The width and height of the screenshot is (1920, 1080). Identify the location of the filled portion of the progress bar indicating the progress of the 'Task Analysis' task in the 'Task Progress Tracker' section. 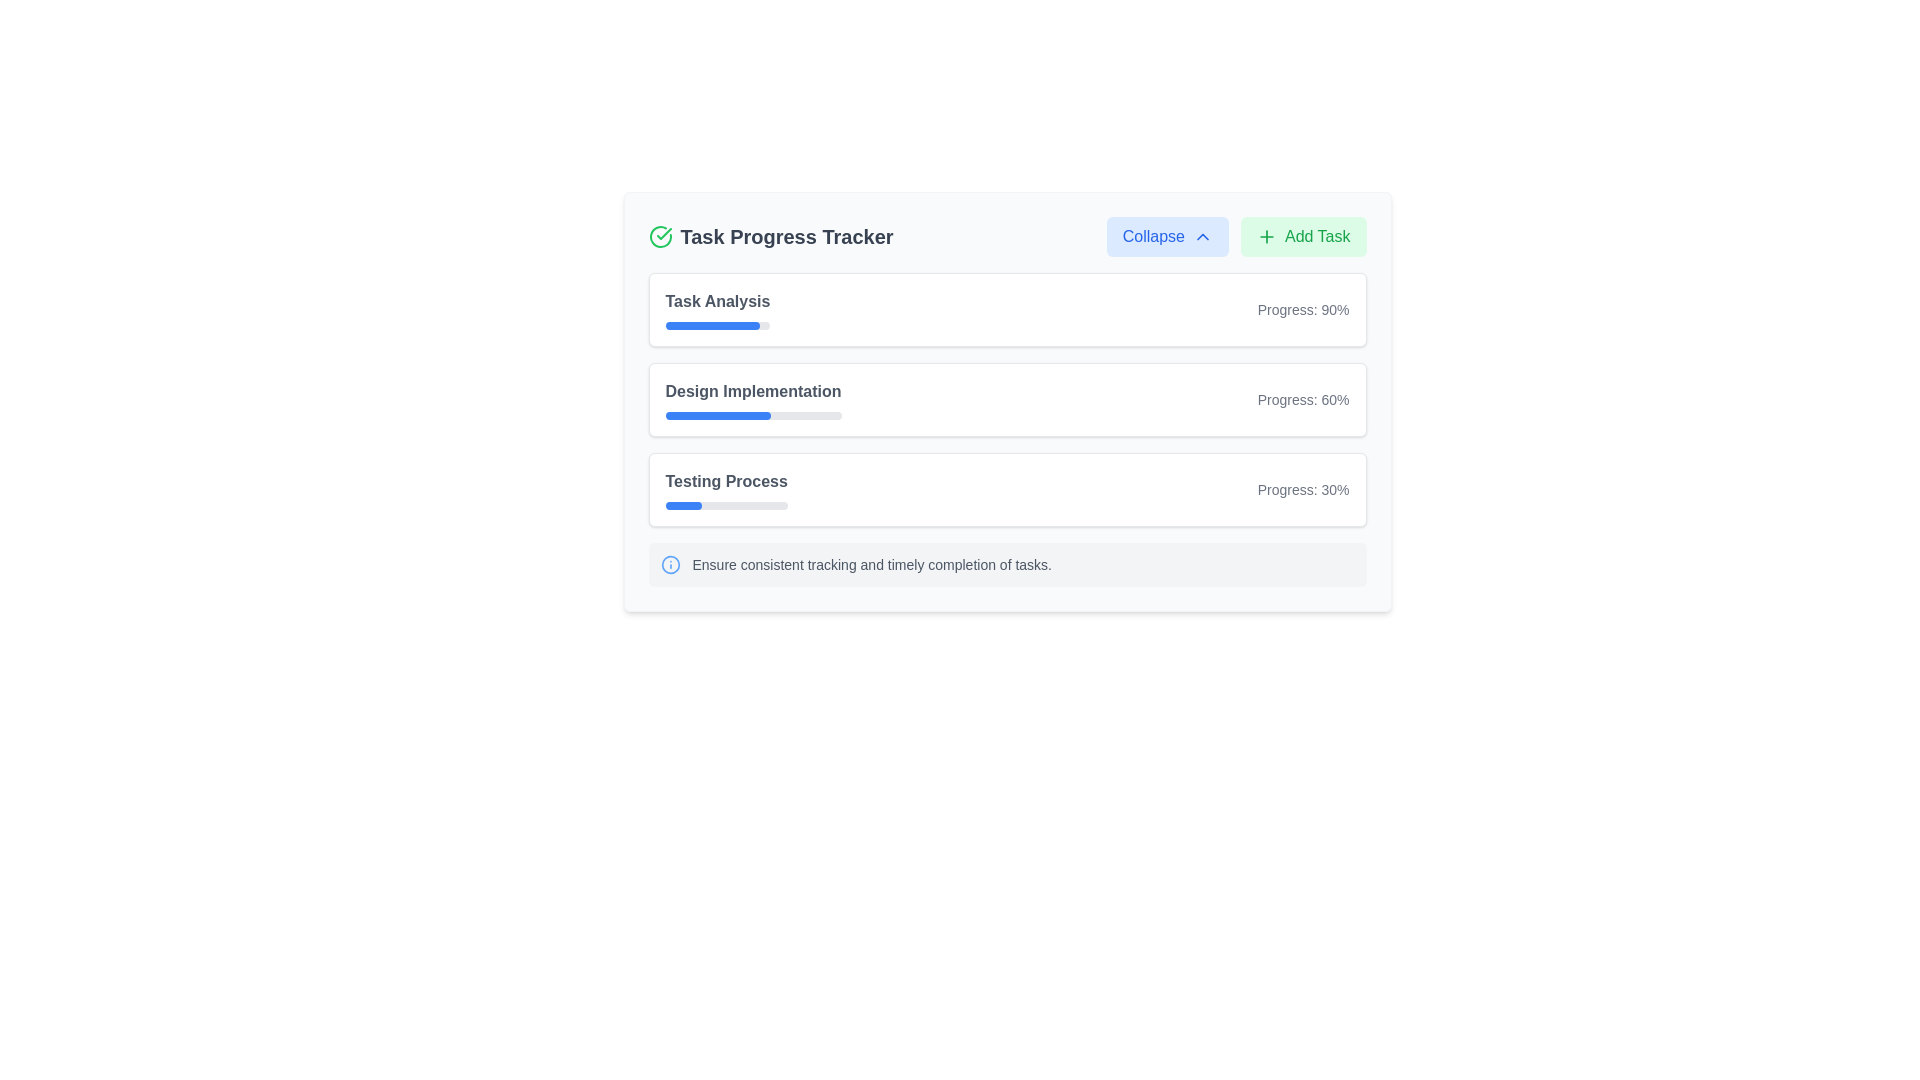
(712, 325).